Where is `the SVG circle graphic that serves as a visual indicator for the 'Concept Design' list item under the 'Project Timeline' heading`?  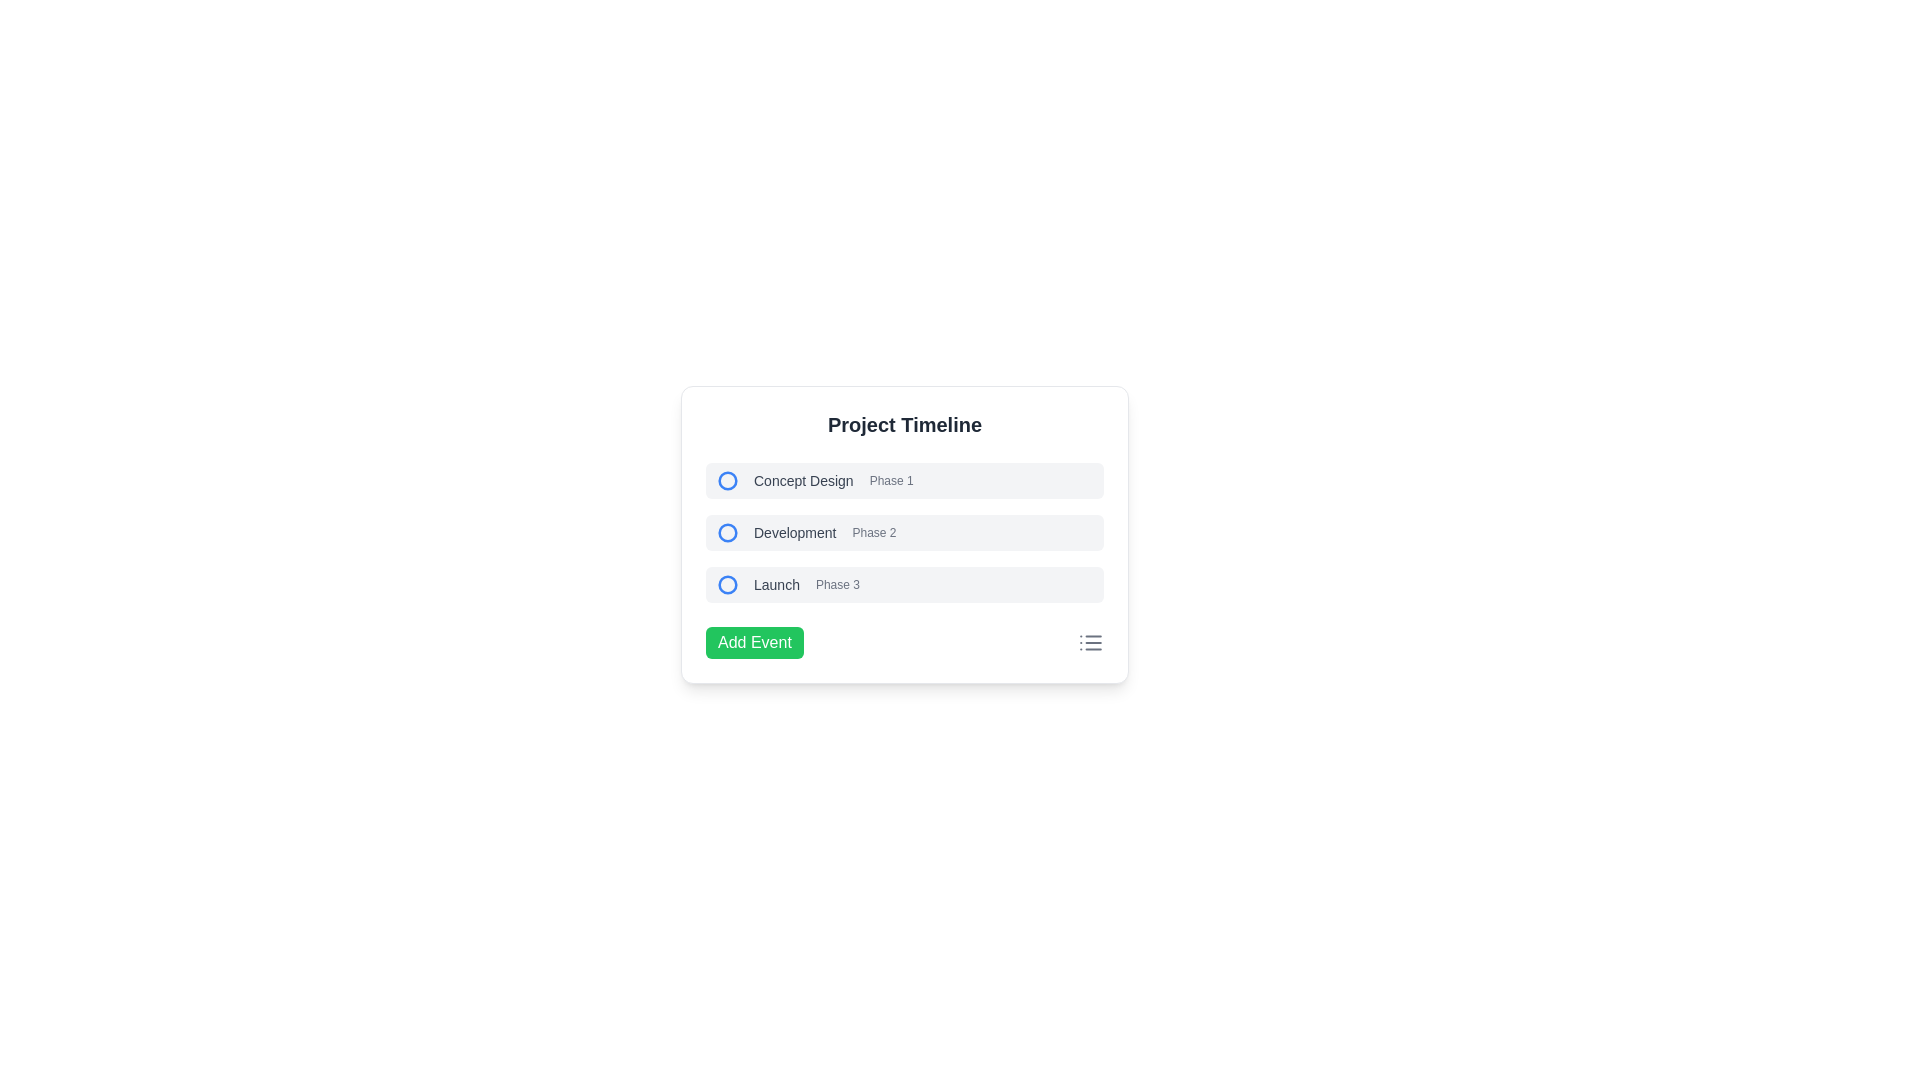
the SVG circle graphic that serves as a visual indicator for the 'Concept Design' list item under the 'Project Timeline' heading is located at coordinates (727, 481).